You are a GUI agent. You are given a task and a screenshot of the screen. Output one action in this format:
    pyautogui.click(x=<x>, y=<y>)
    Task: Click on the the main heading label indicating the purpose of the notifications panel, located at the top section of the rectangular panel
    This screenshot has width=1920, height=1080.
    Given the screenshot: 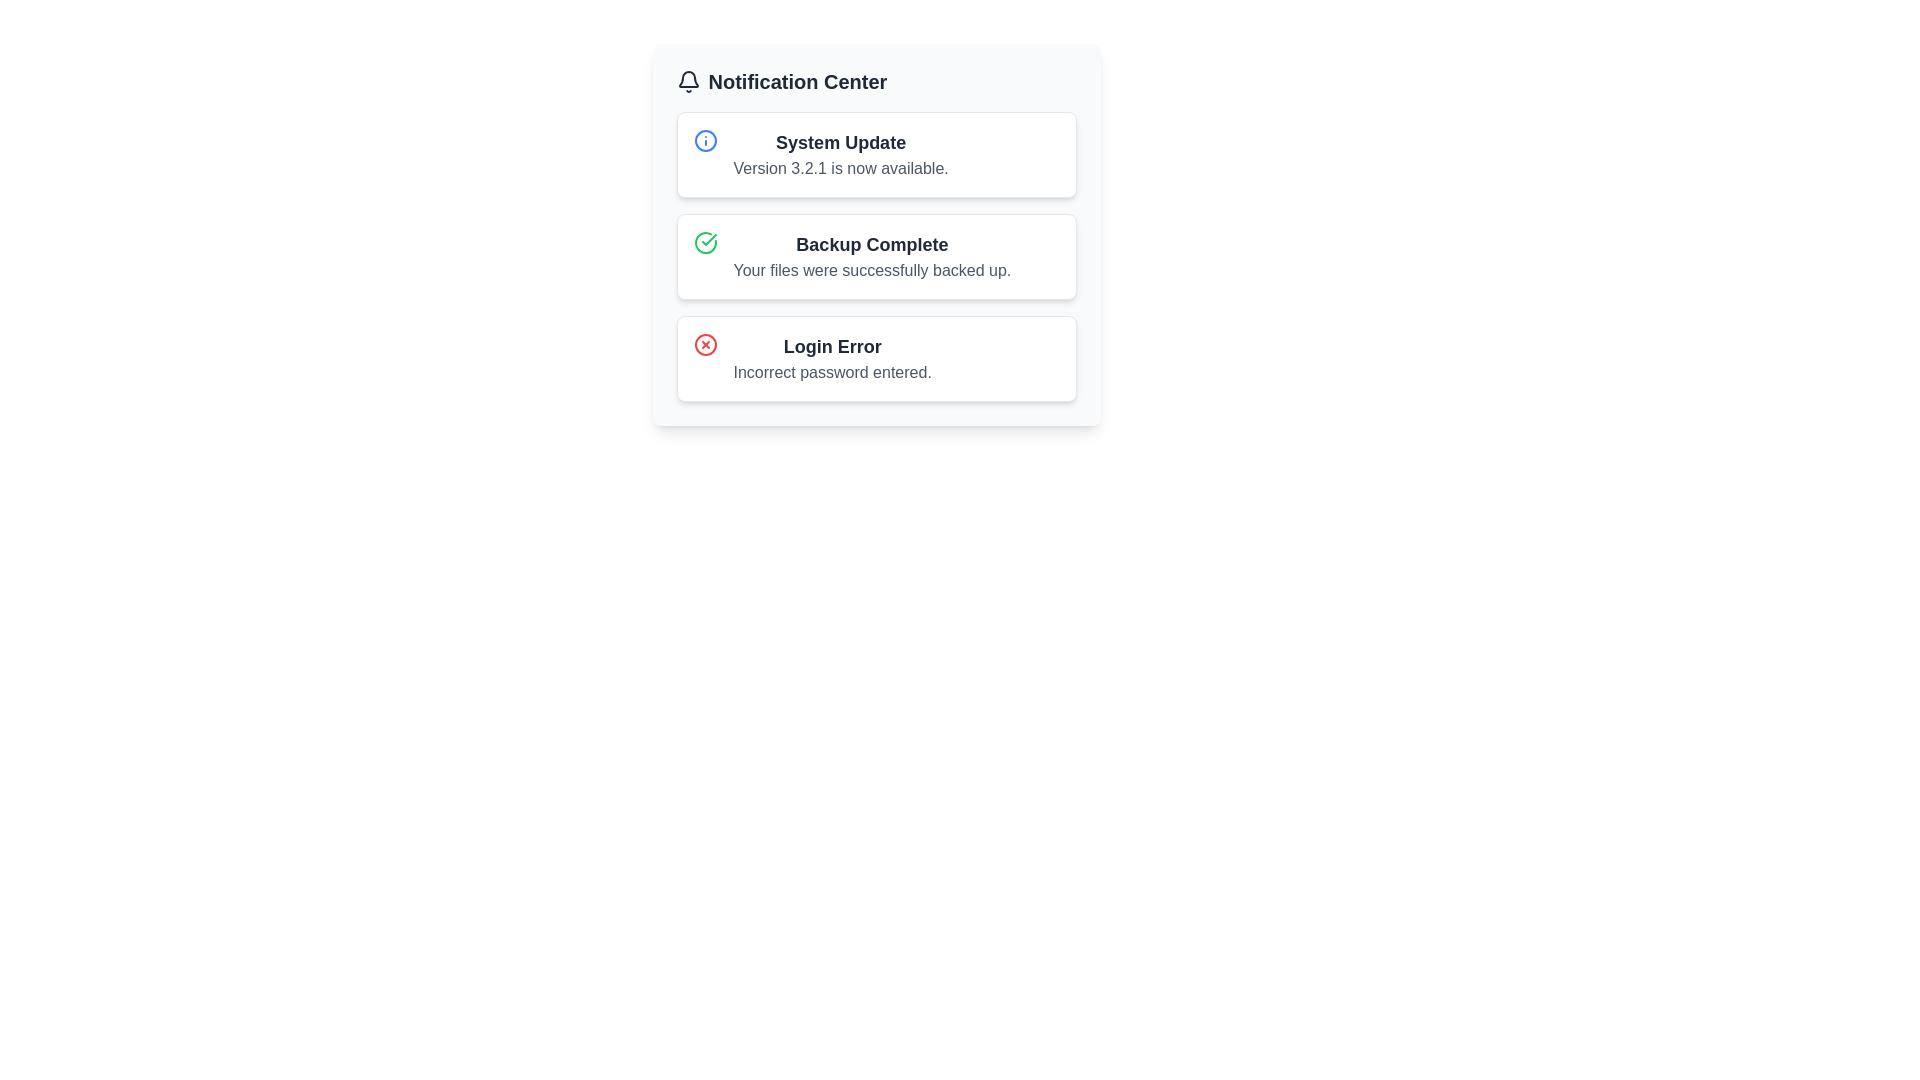 What is the action you would take?
    pyautogui.click(x=796, y=80)
    